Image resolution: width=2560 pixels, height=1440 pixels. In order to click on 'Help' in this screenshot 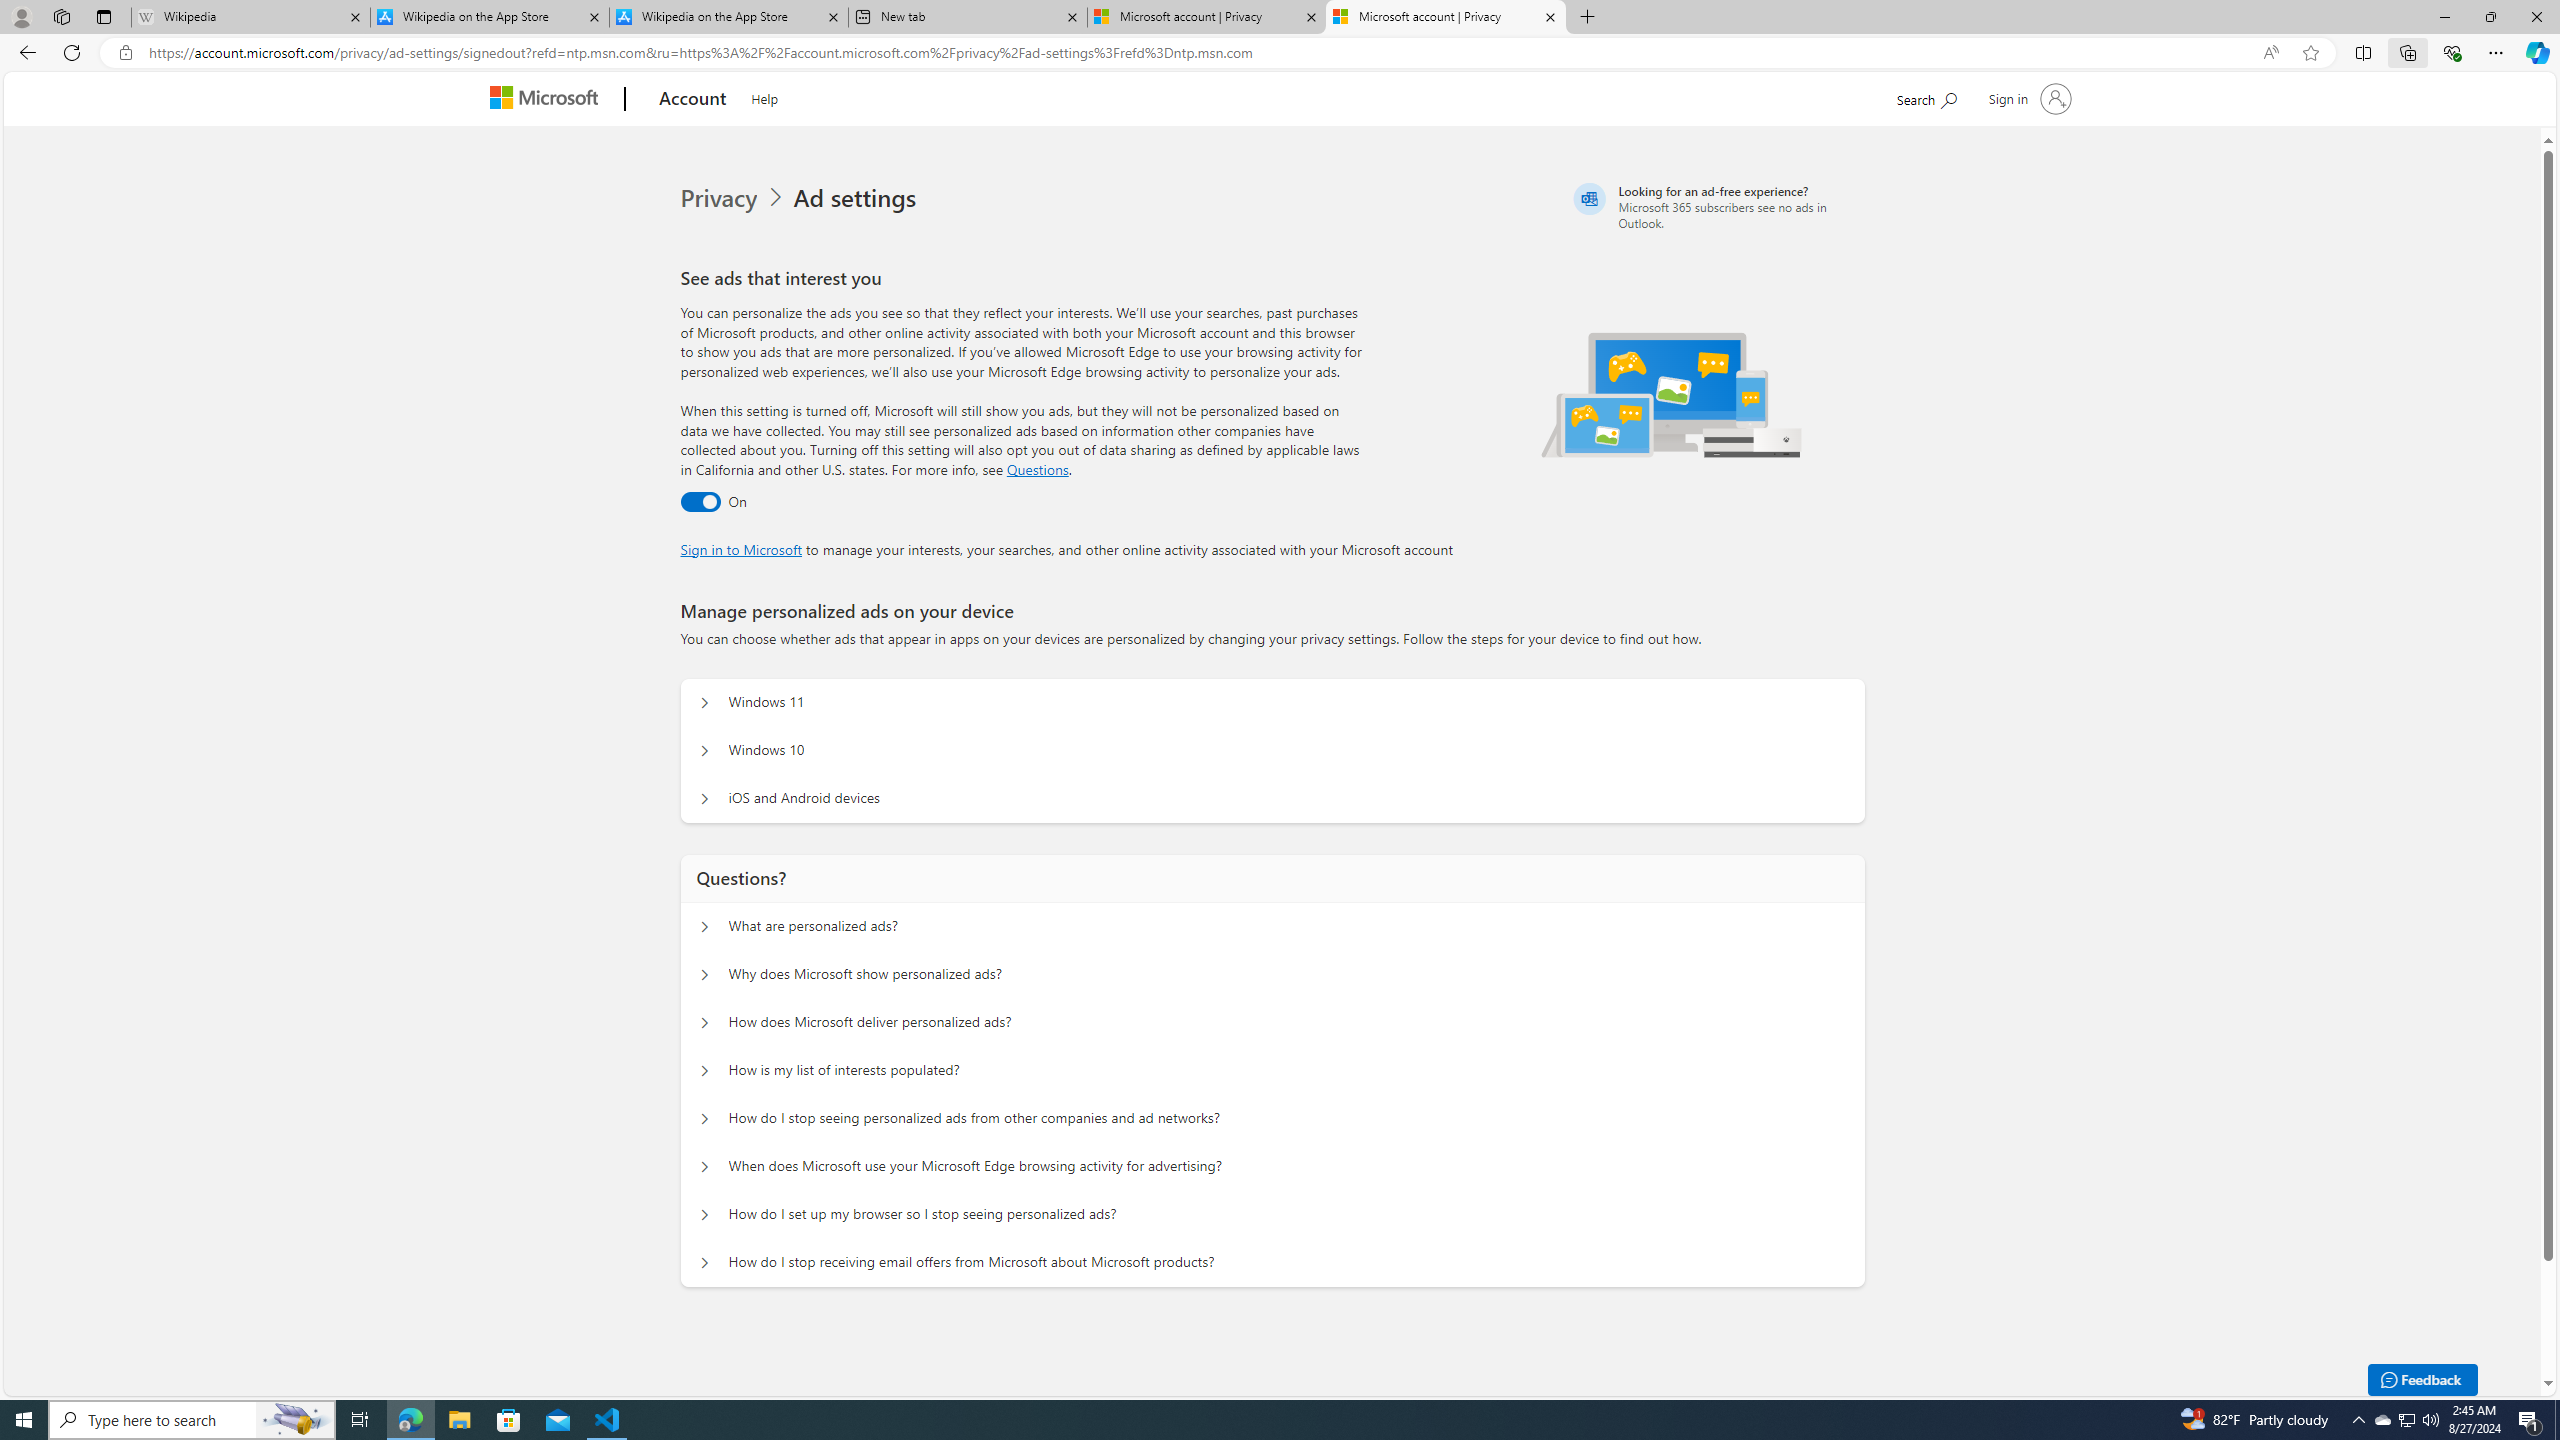, I will do `click(765, 96)`.